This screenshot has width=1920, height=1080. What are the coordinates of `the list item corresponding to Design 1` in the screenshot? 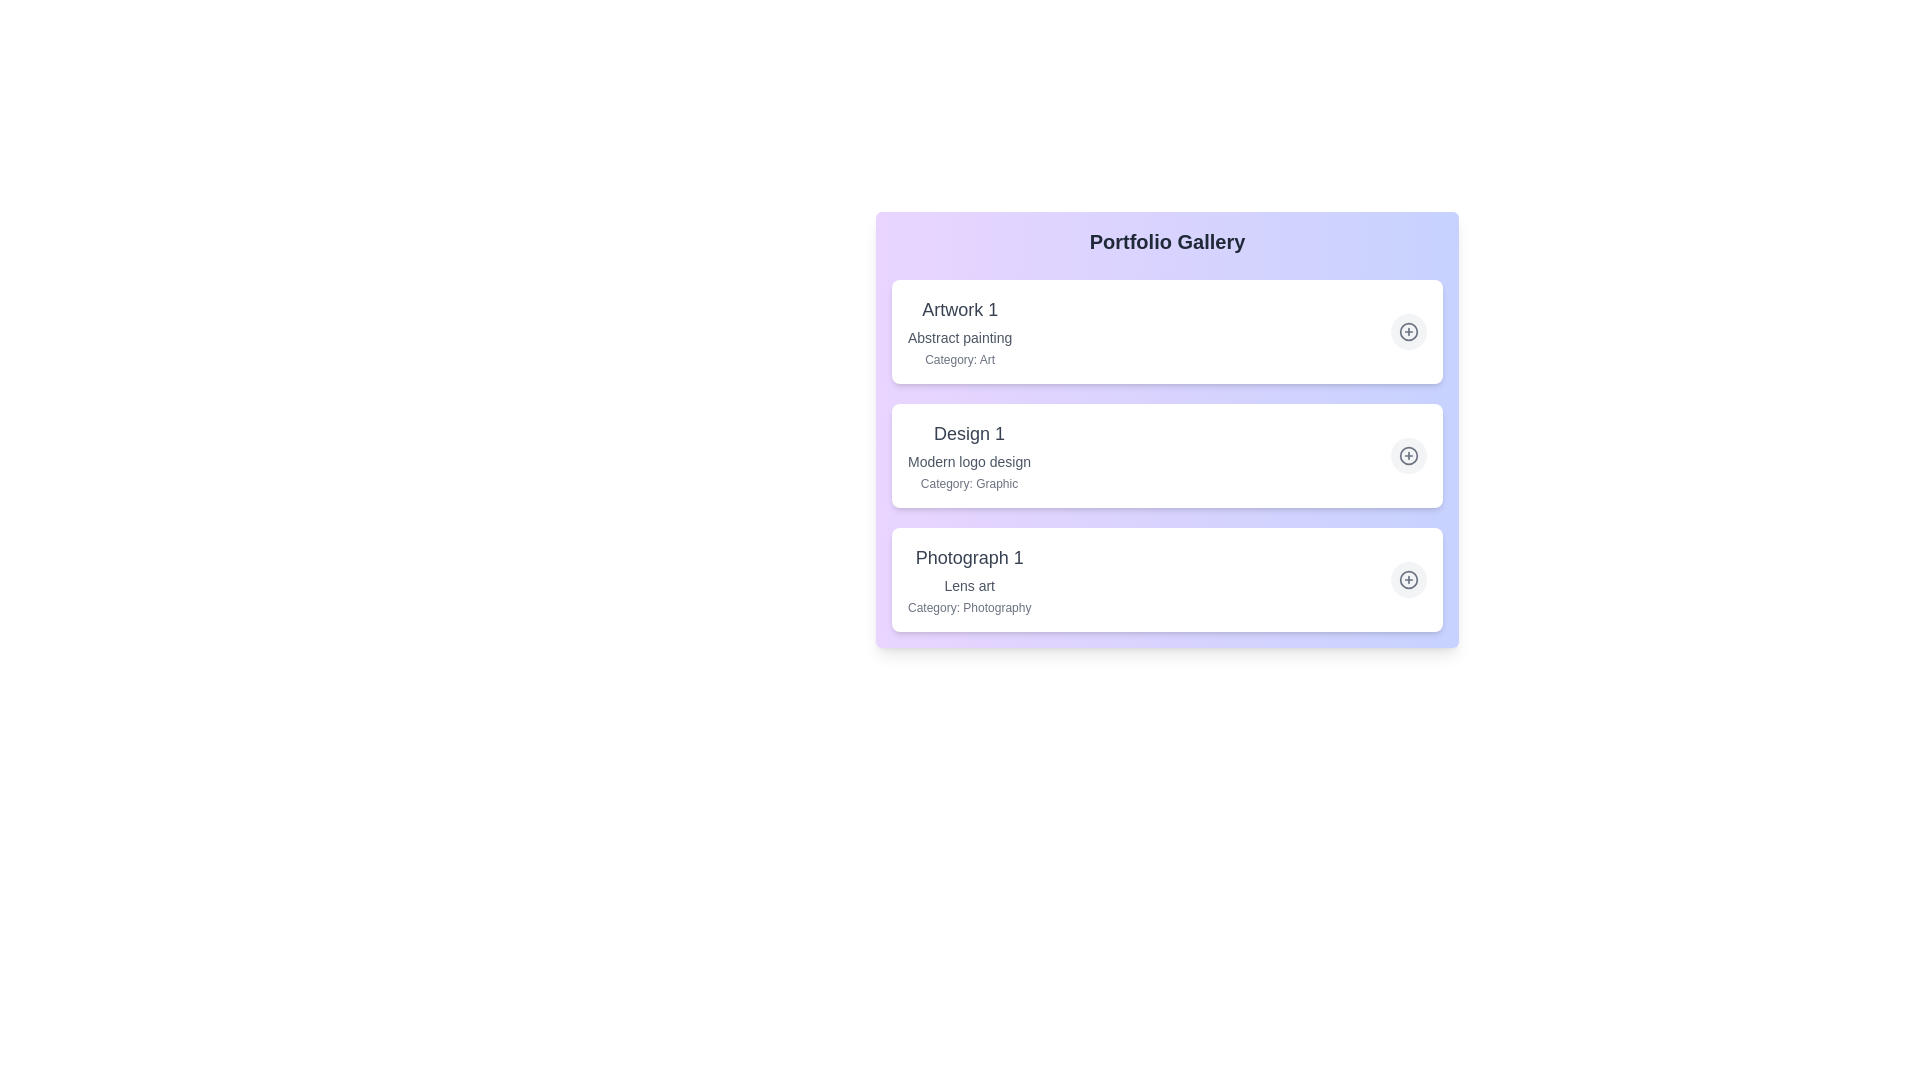 It's located at (1167, 455).